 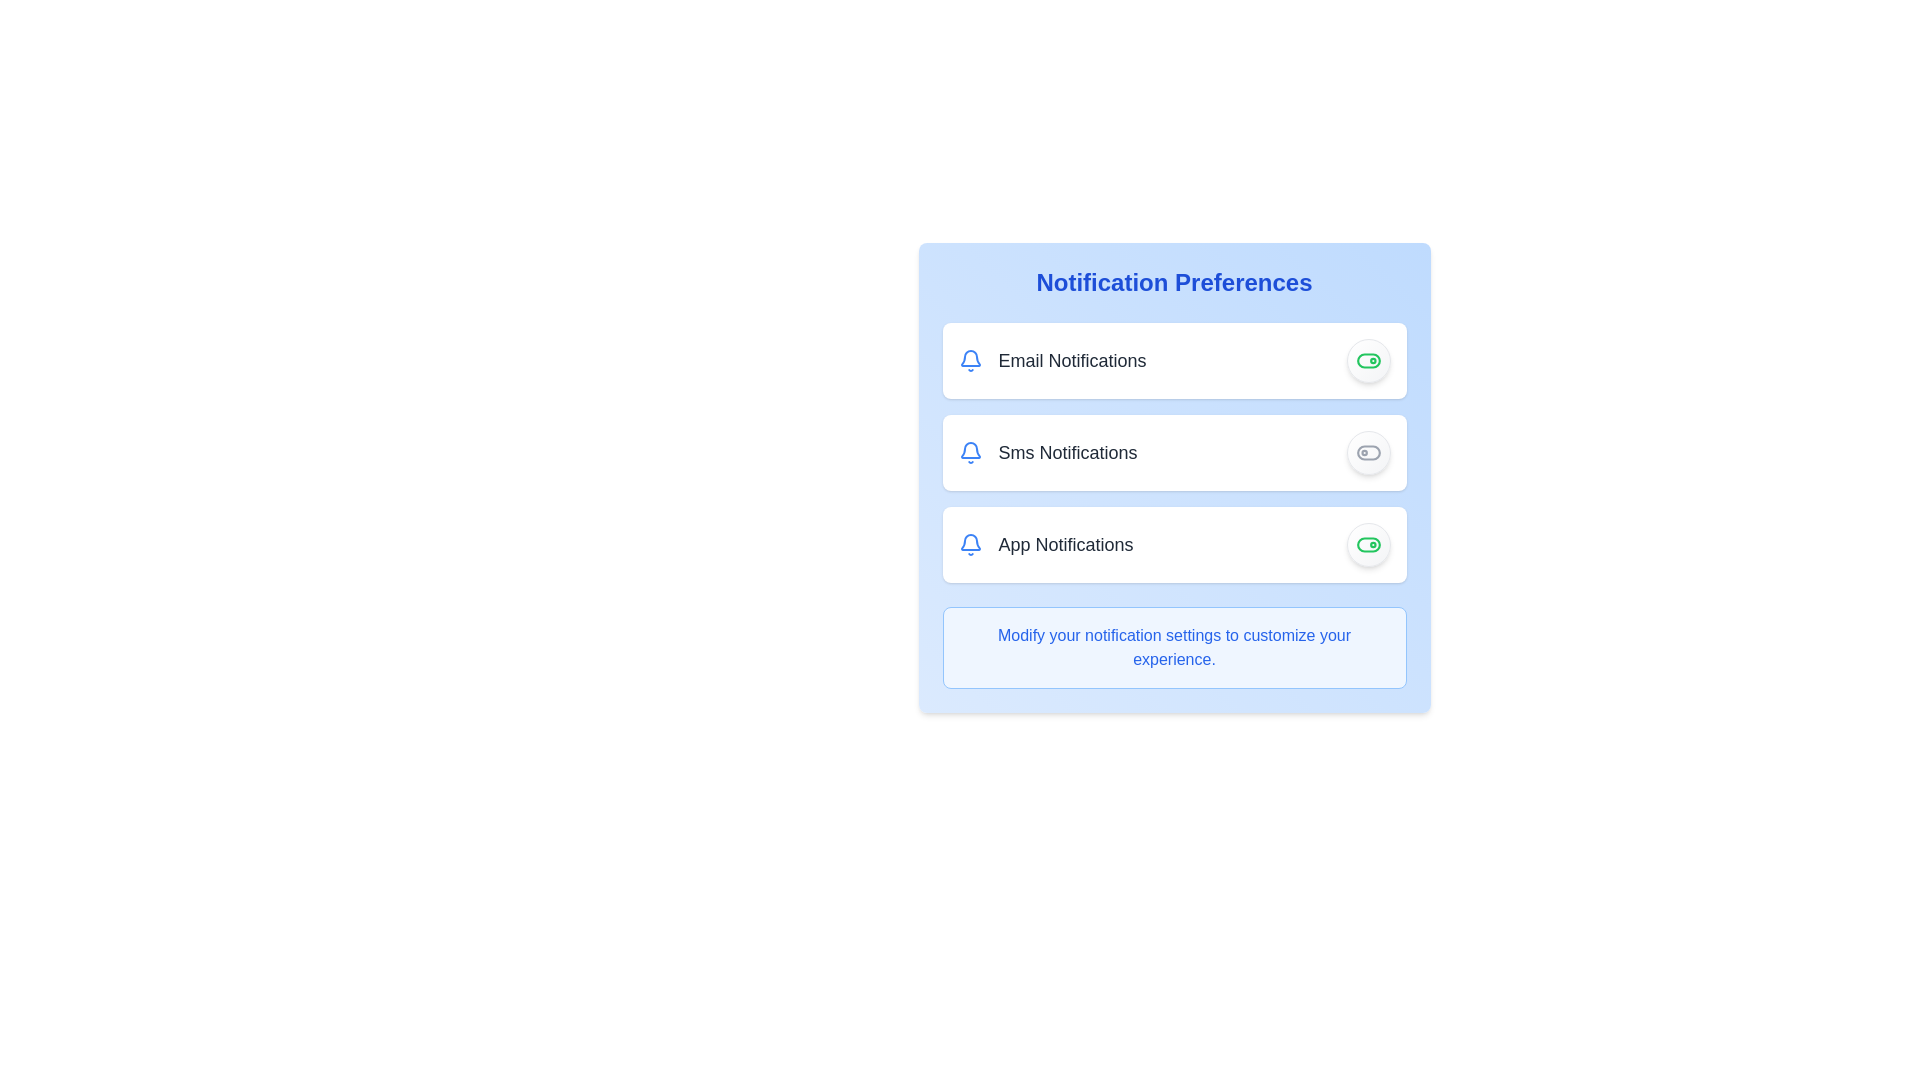 What do you see at coordinates (970, 452) in the screenshot?
I see `the blue bell-shaped icon located to the left of the 'Sms Notifications' text` at bounding box center [970, 452].